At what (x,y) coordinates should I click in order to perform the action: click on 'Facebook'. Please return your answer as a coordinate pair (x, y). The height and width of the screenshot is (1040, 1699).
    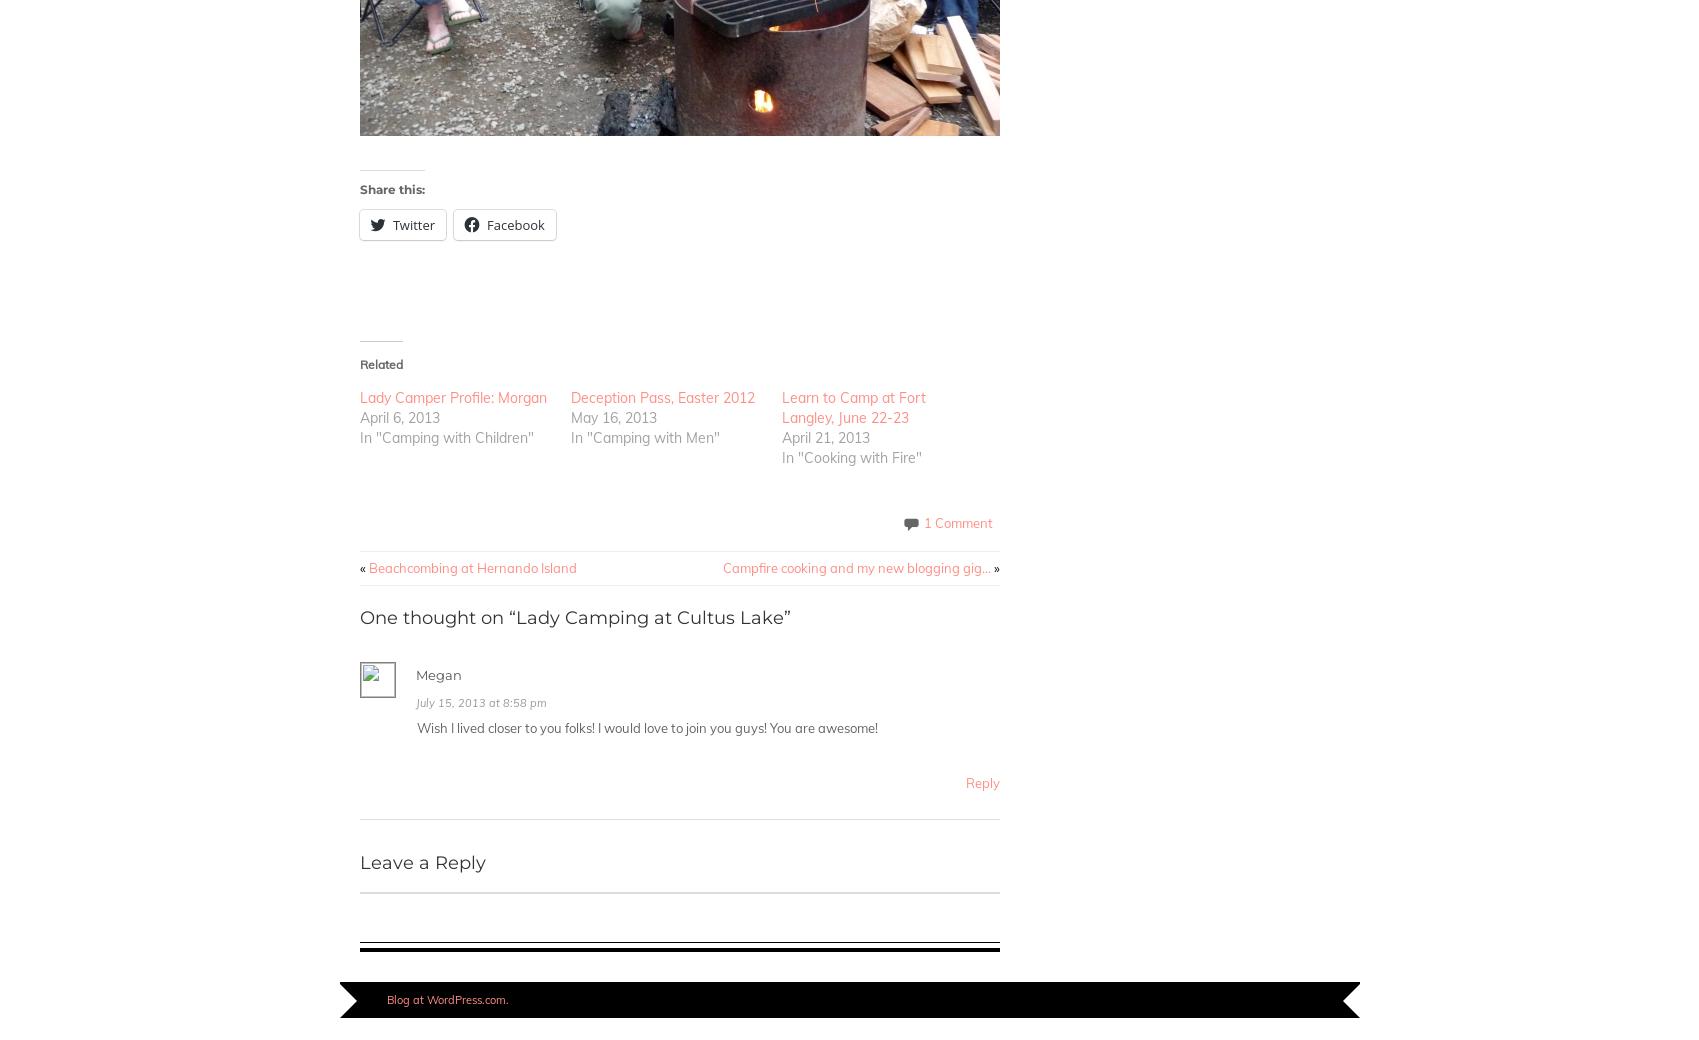
    Looking at the image, I should click on (514, 224).